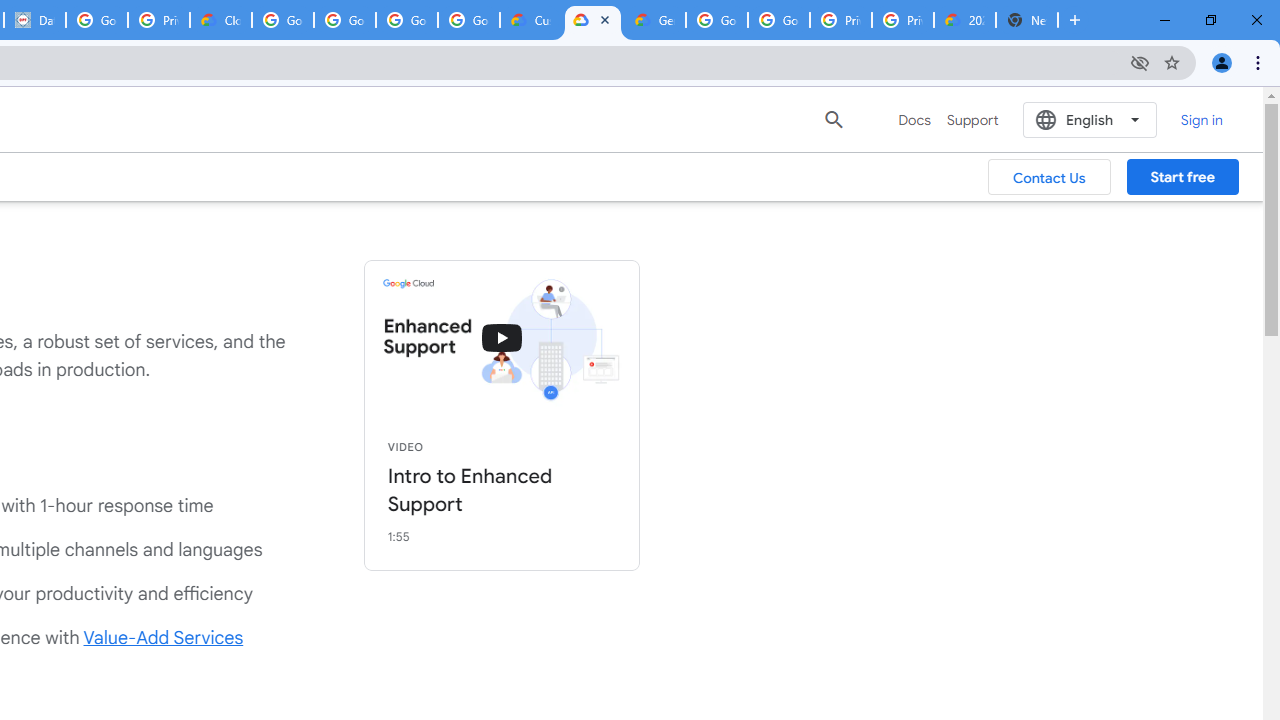 This screenshot has width=1280, height=720. I want to click on 'Docs', so click(914, 119).